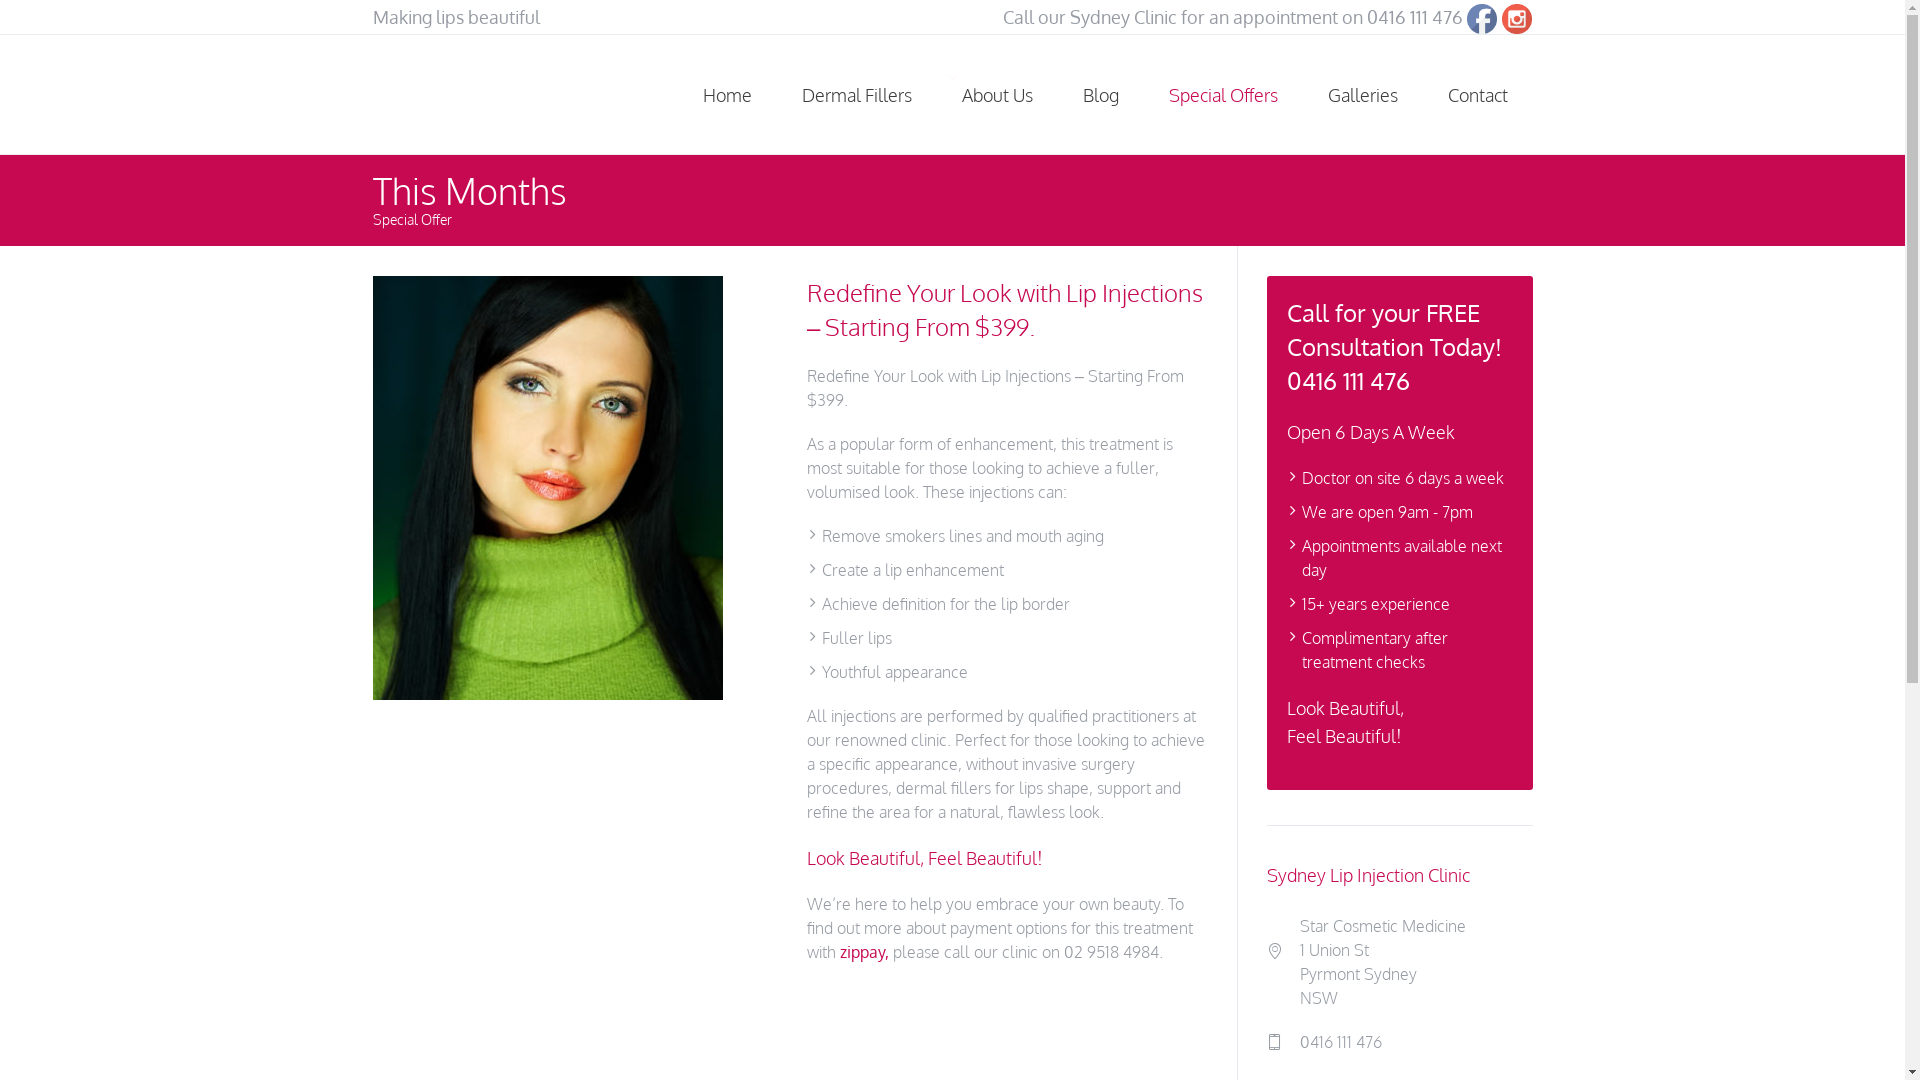 This screenshot has width=1920, height=1080. What do you see at coordinates (1222, 95) in the screenshot?
I see `'Special Offers'` at bounding box center [1222, 95].